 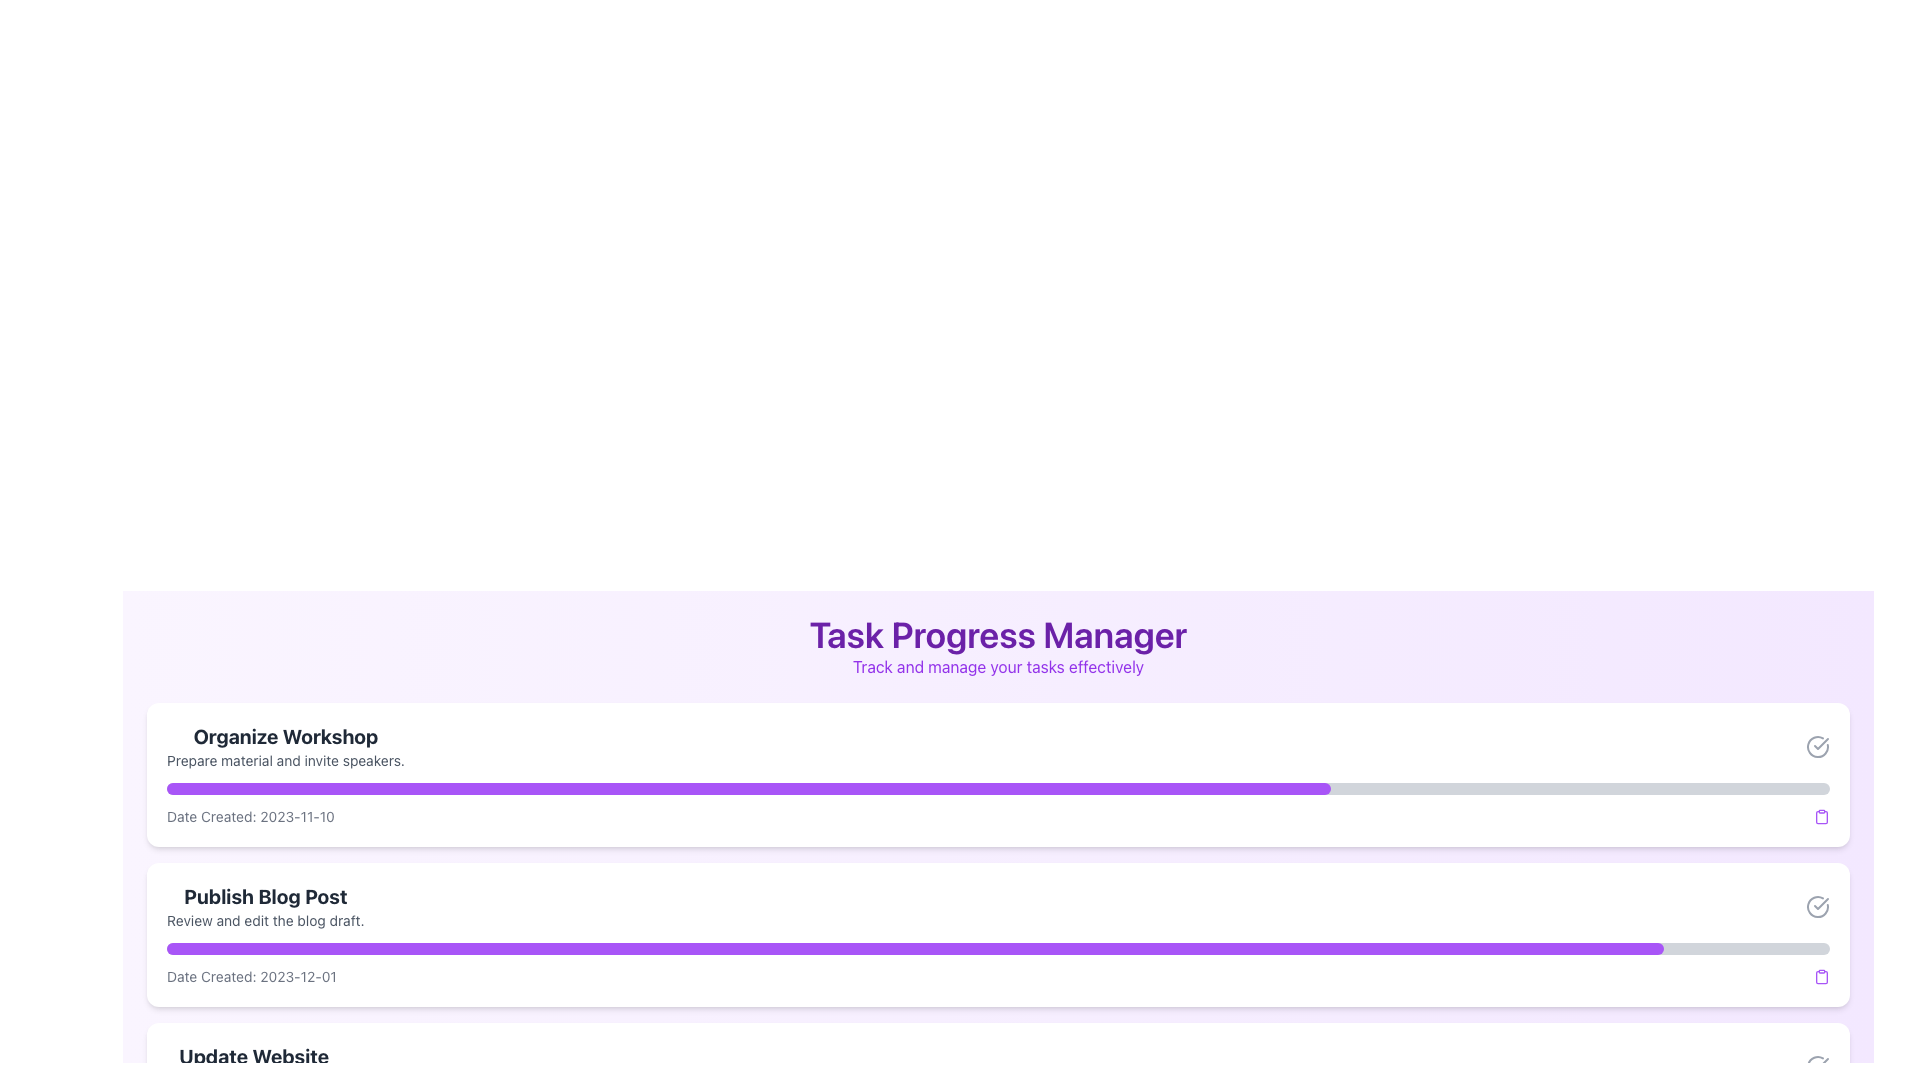 What do you see at coordinates (998, 635) in the screenshot?
I see `the prominently styled static text 'Task Progress Manager' which is centered above the sibling text 'Track and manage your tasks effectively'` at bounding box center [998, 635].